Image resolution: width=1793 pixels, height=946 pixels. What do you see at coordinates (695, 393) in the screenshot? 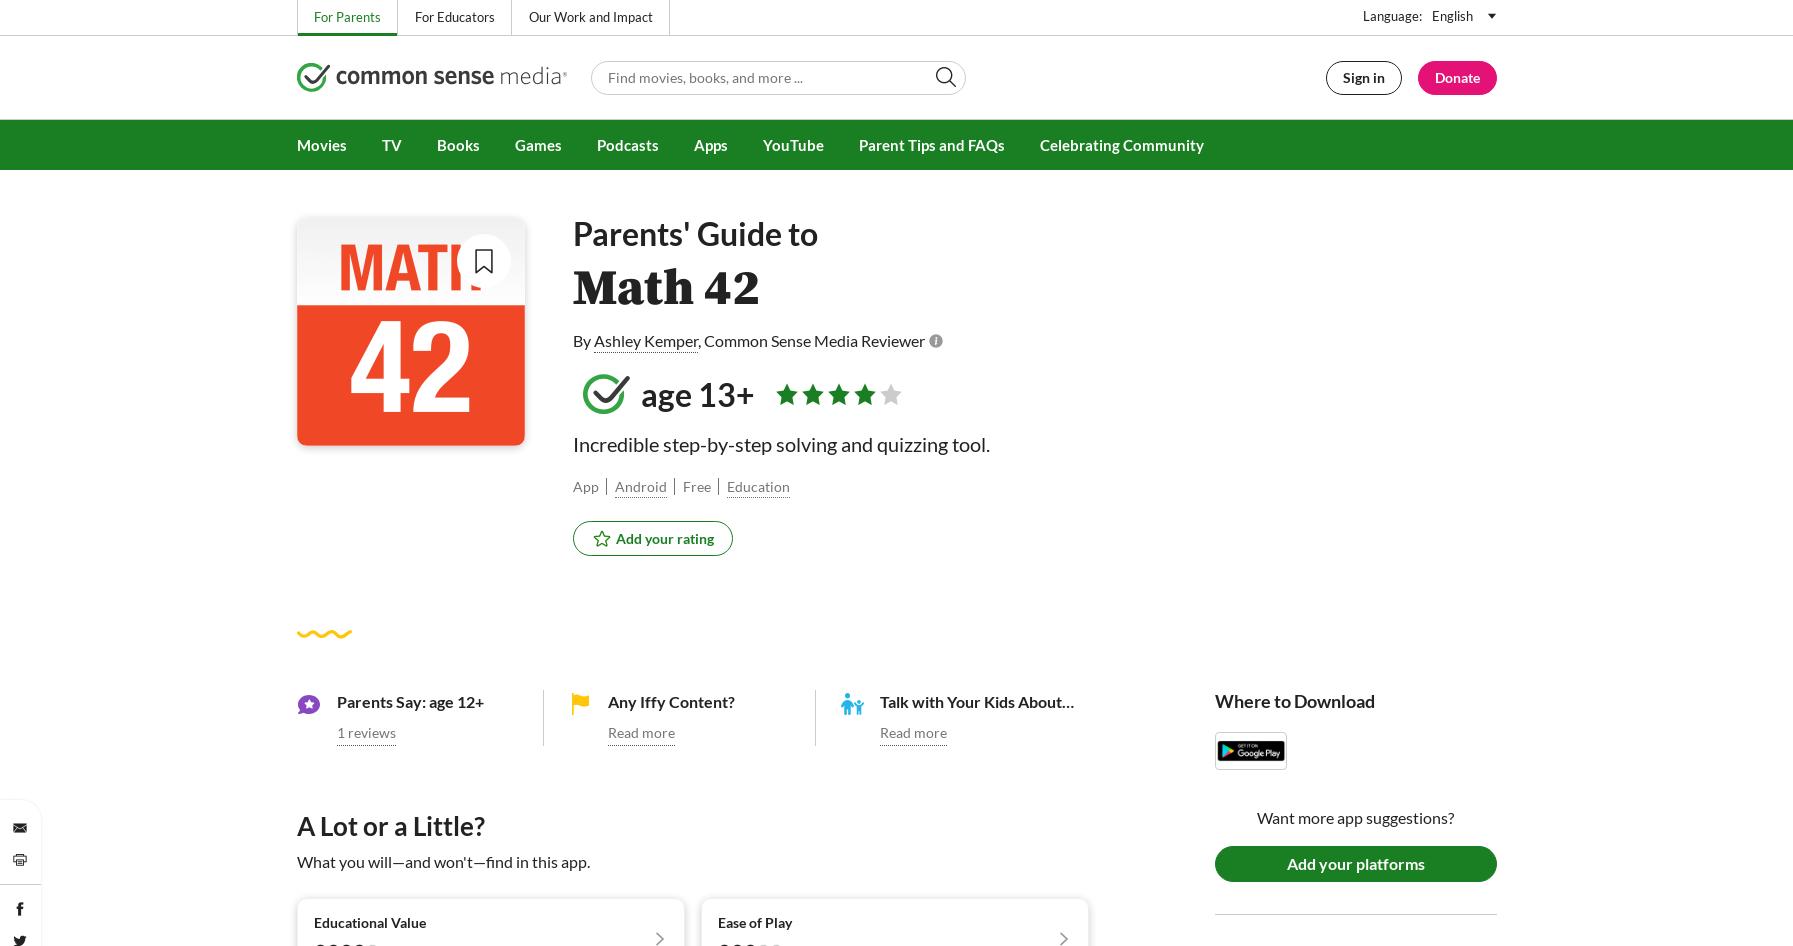
I see `'age 13+'` at bounding box center [695, 393].